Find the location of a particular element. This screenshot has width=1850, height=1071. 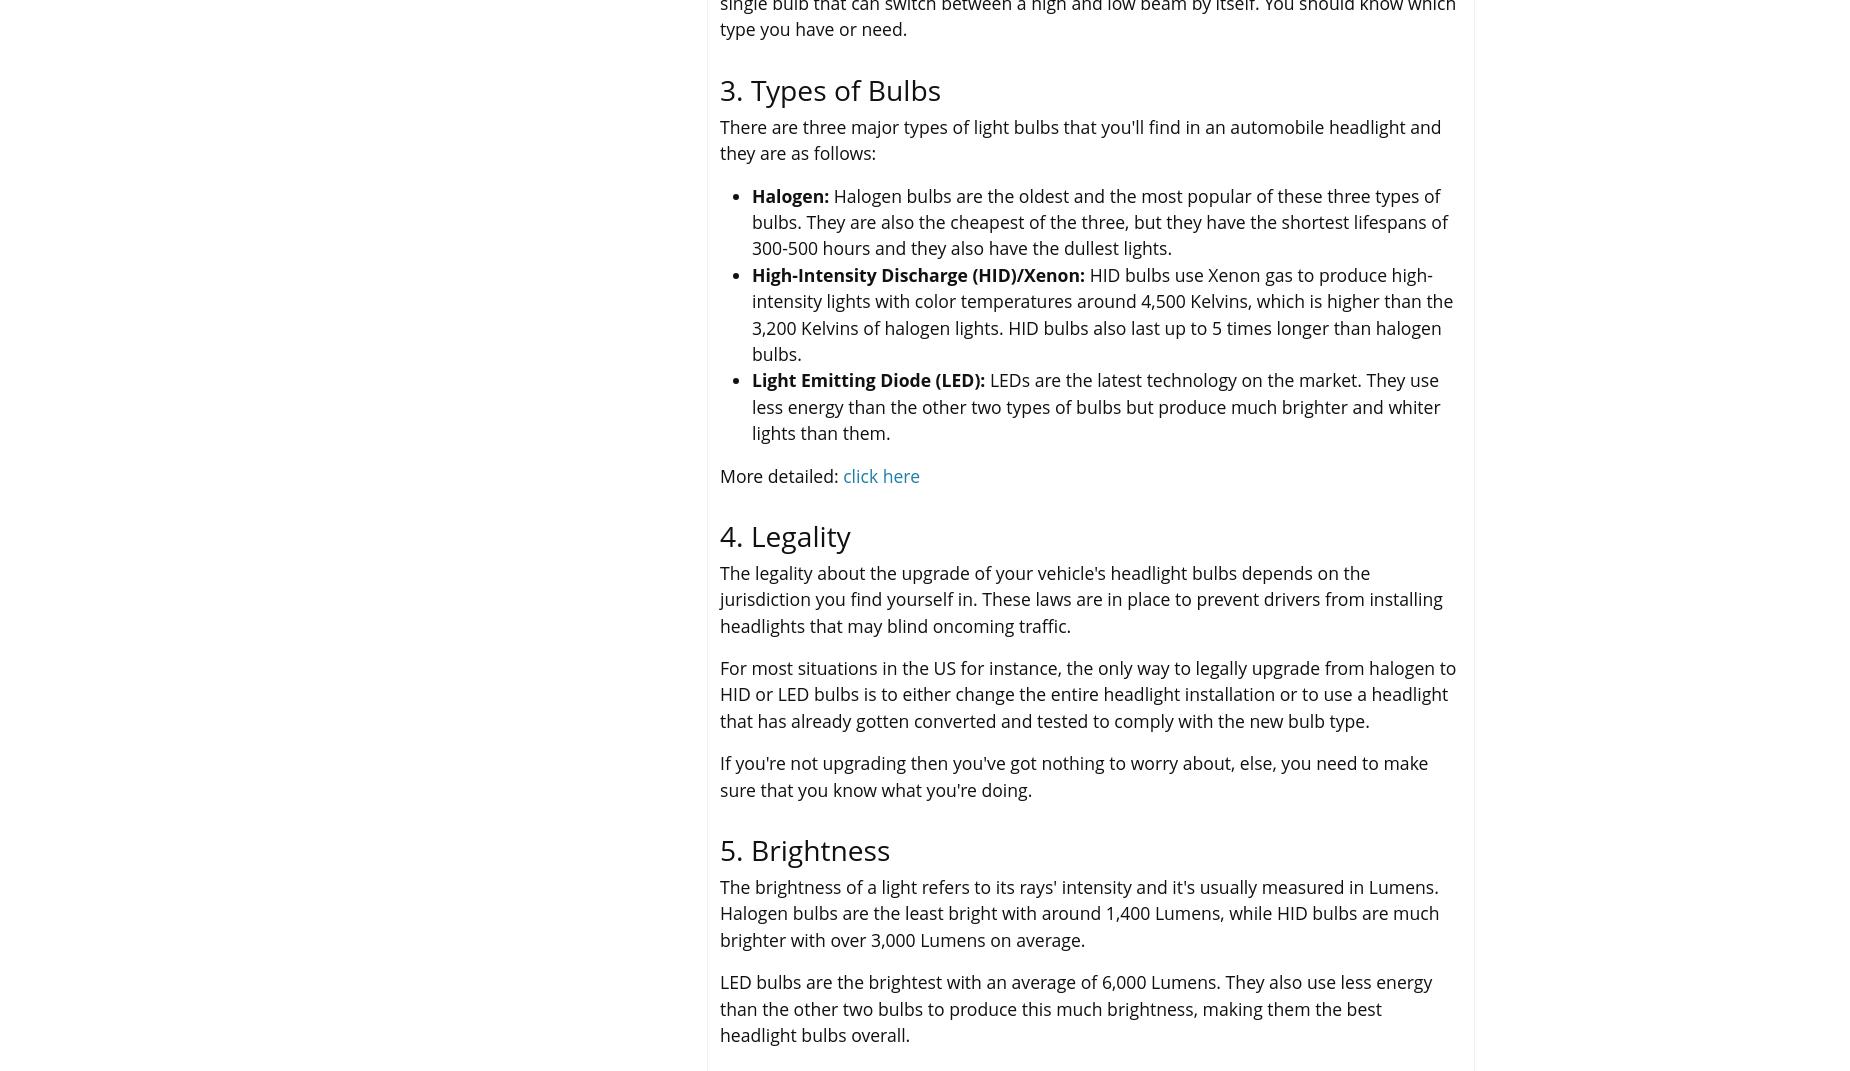

'Halogen:' is located at coordinates (790, 194).